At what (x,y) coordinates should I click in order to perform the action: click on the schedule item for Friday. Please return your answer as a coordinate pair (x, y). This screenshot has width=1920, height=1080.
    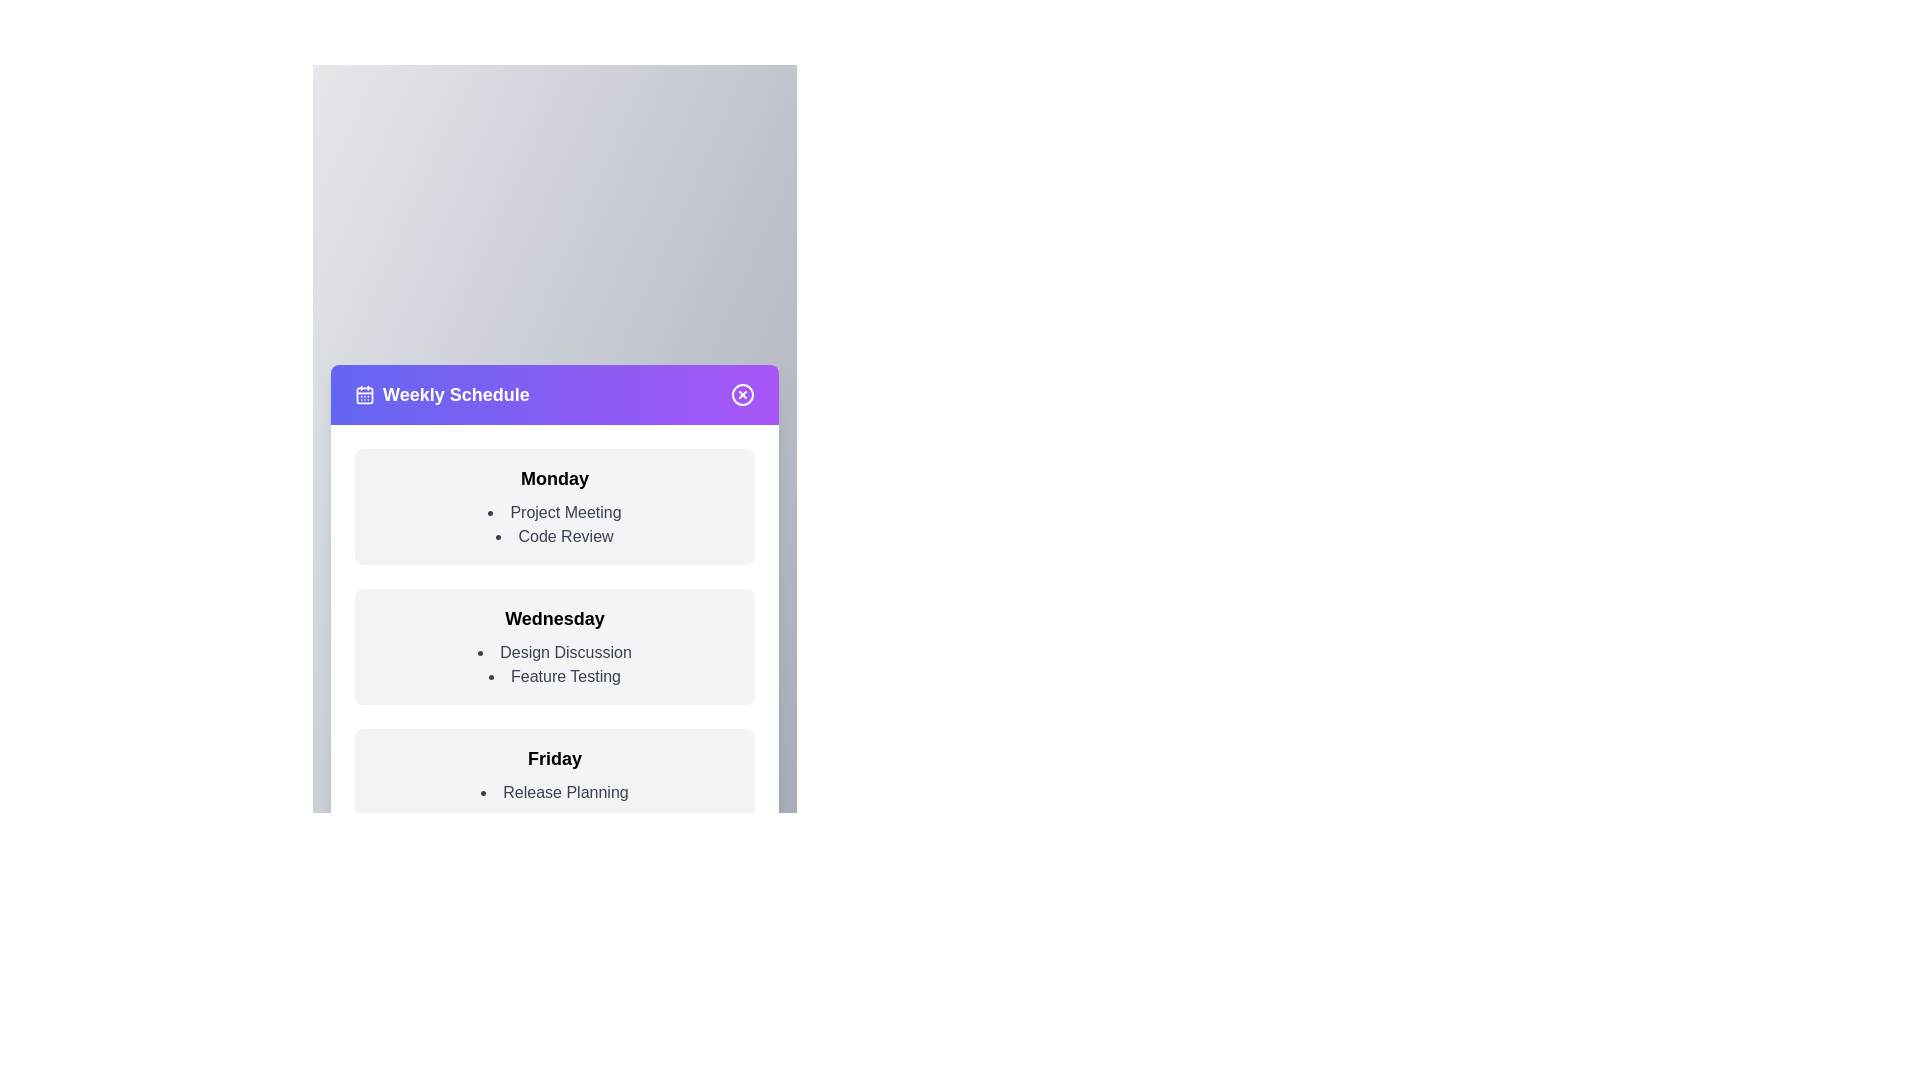
    Looking at the image, I should click on (555, 774).